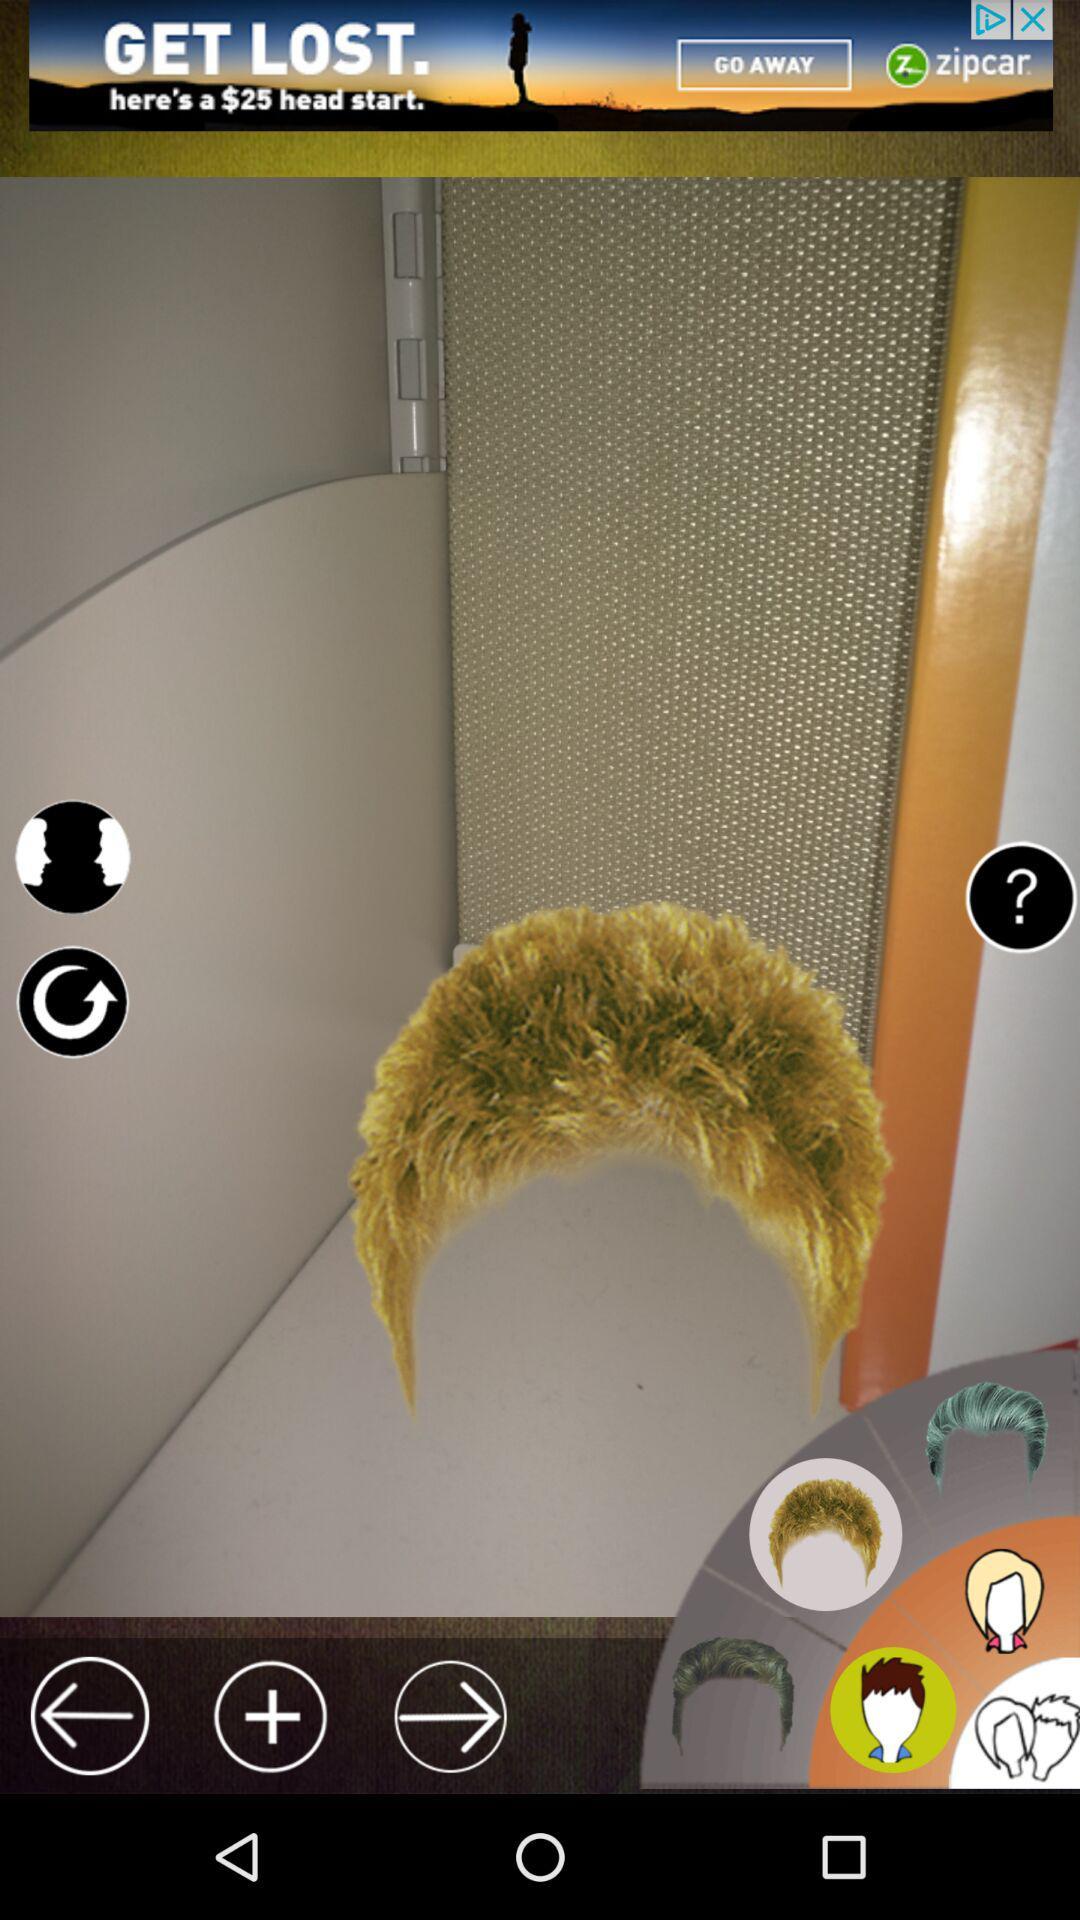  I want to click on something to hair, so click(270, 1715).